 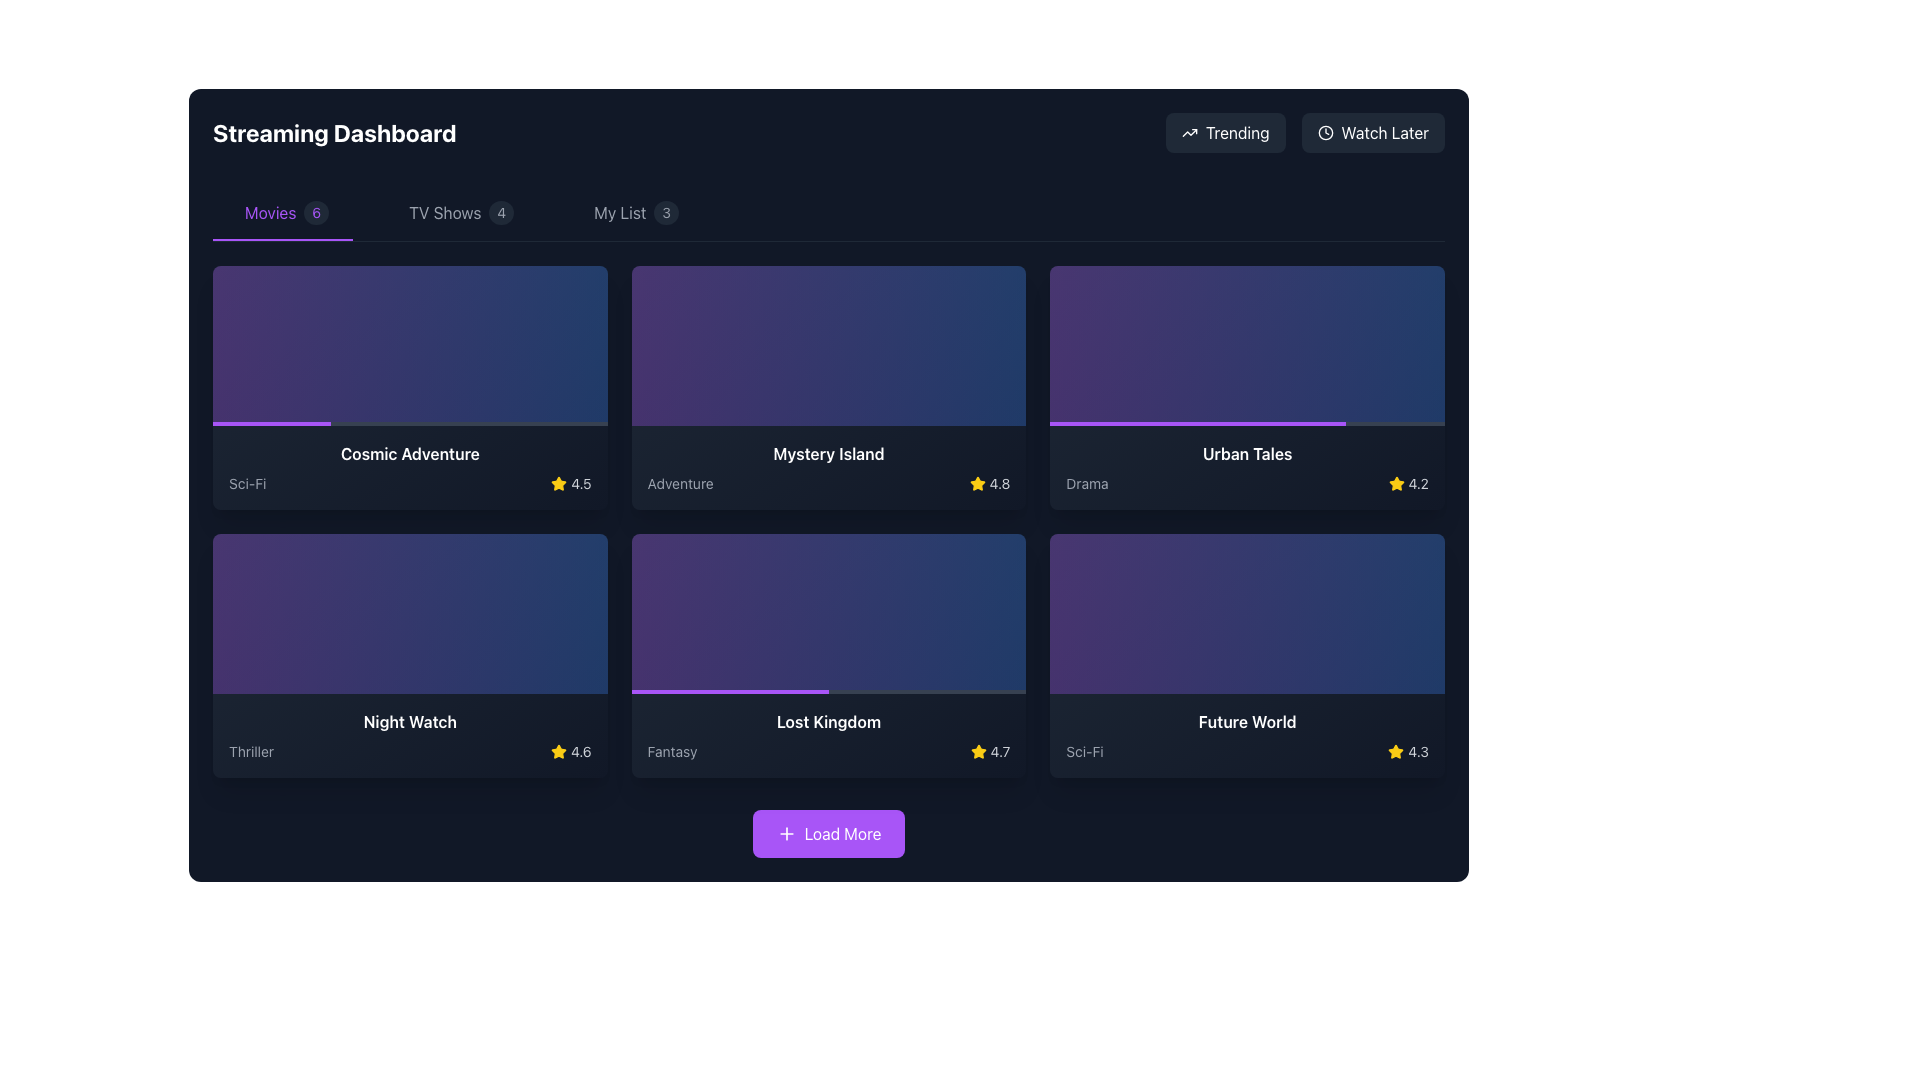 I want to click on the small yellow star icon representing a rating, located below the 'Urban Tales' card in the movie dashboard grid, so click(x=1395, y=483).